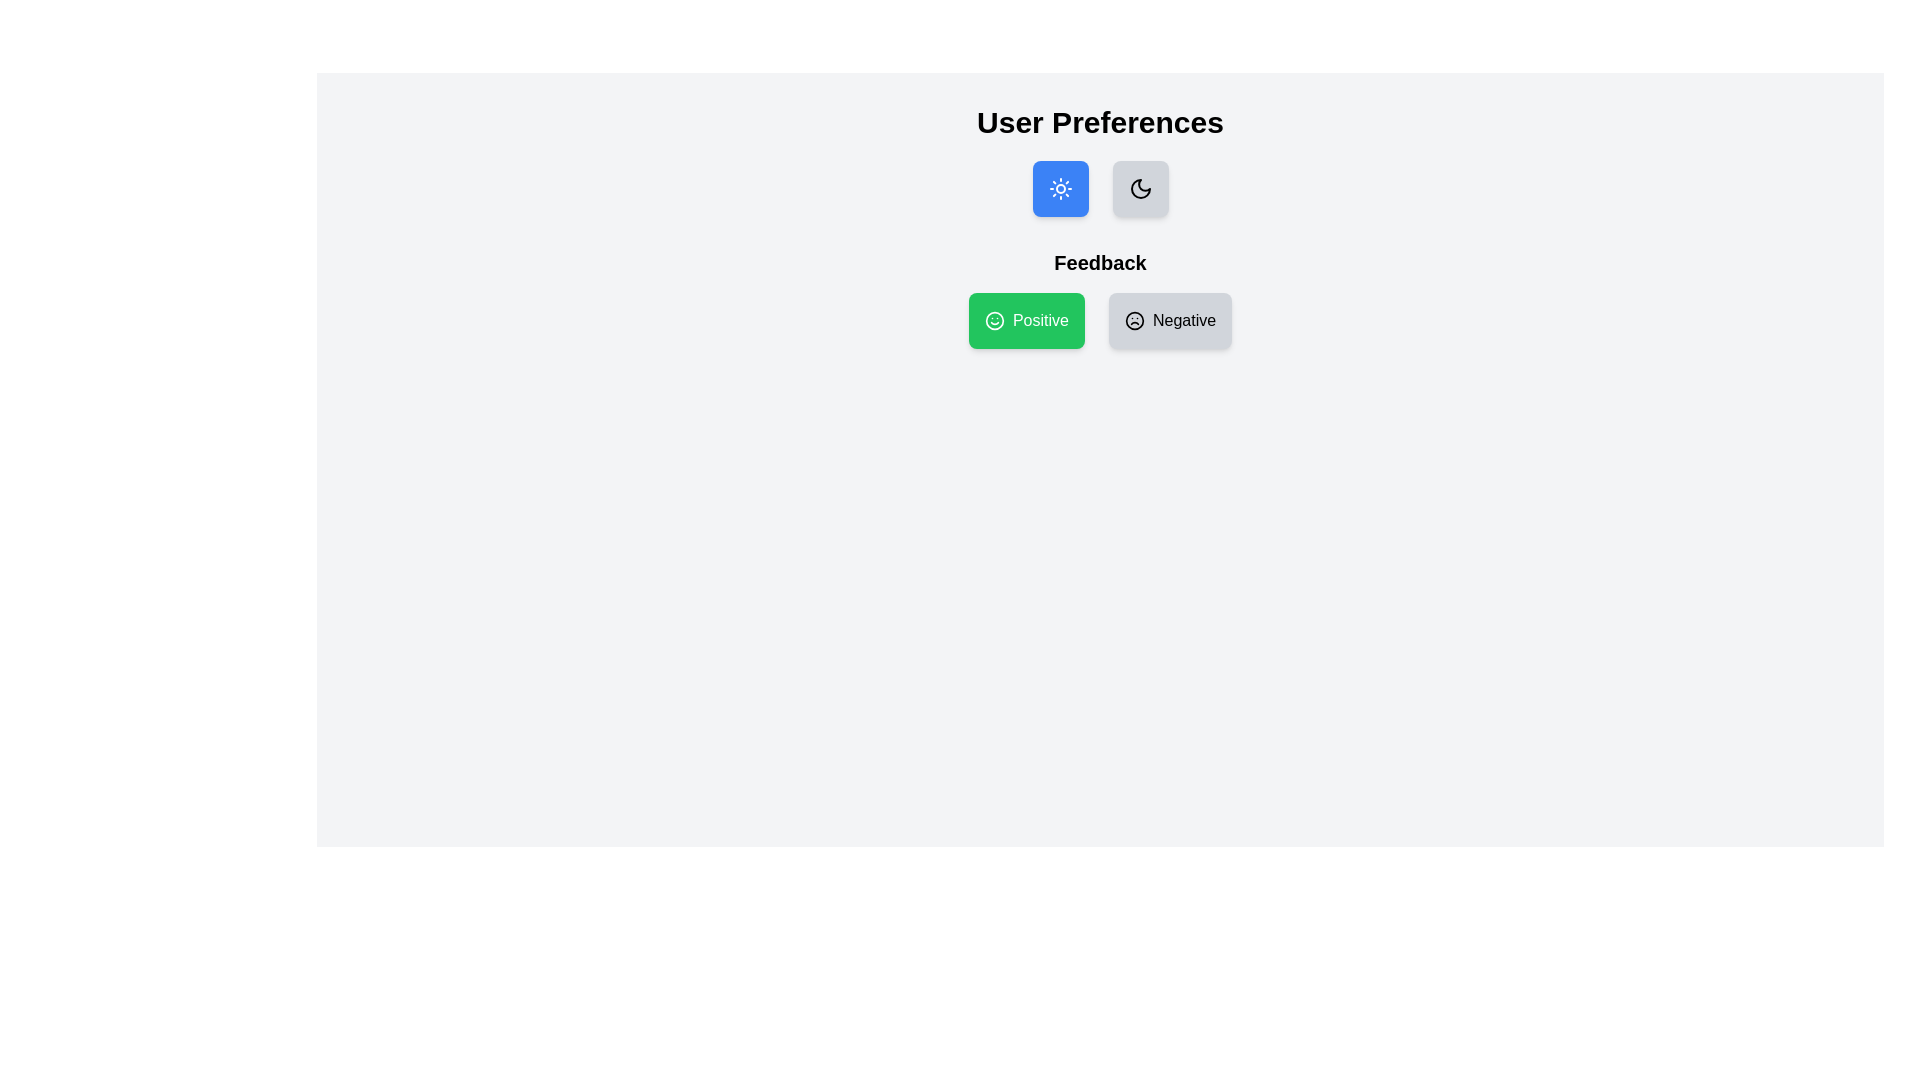 Image resolution: width=1920 pixels, height=1080 pixels. What do you see at coordinates (1140, 189) in the screenshot?
I see `the moon-shaped icon button with a black outline on a grey rounded rectangular background, which is the second icon in the top row under the 'User Preferences' section, located to the right of the sun icon` at bounding box center [1140, 189].